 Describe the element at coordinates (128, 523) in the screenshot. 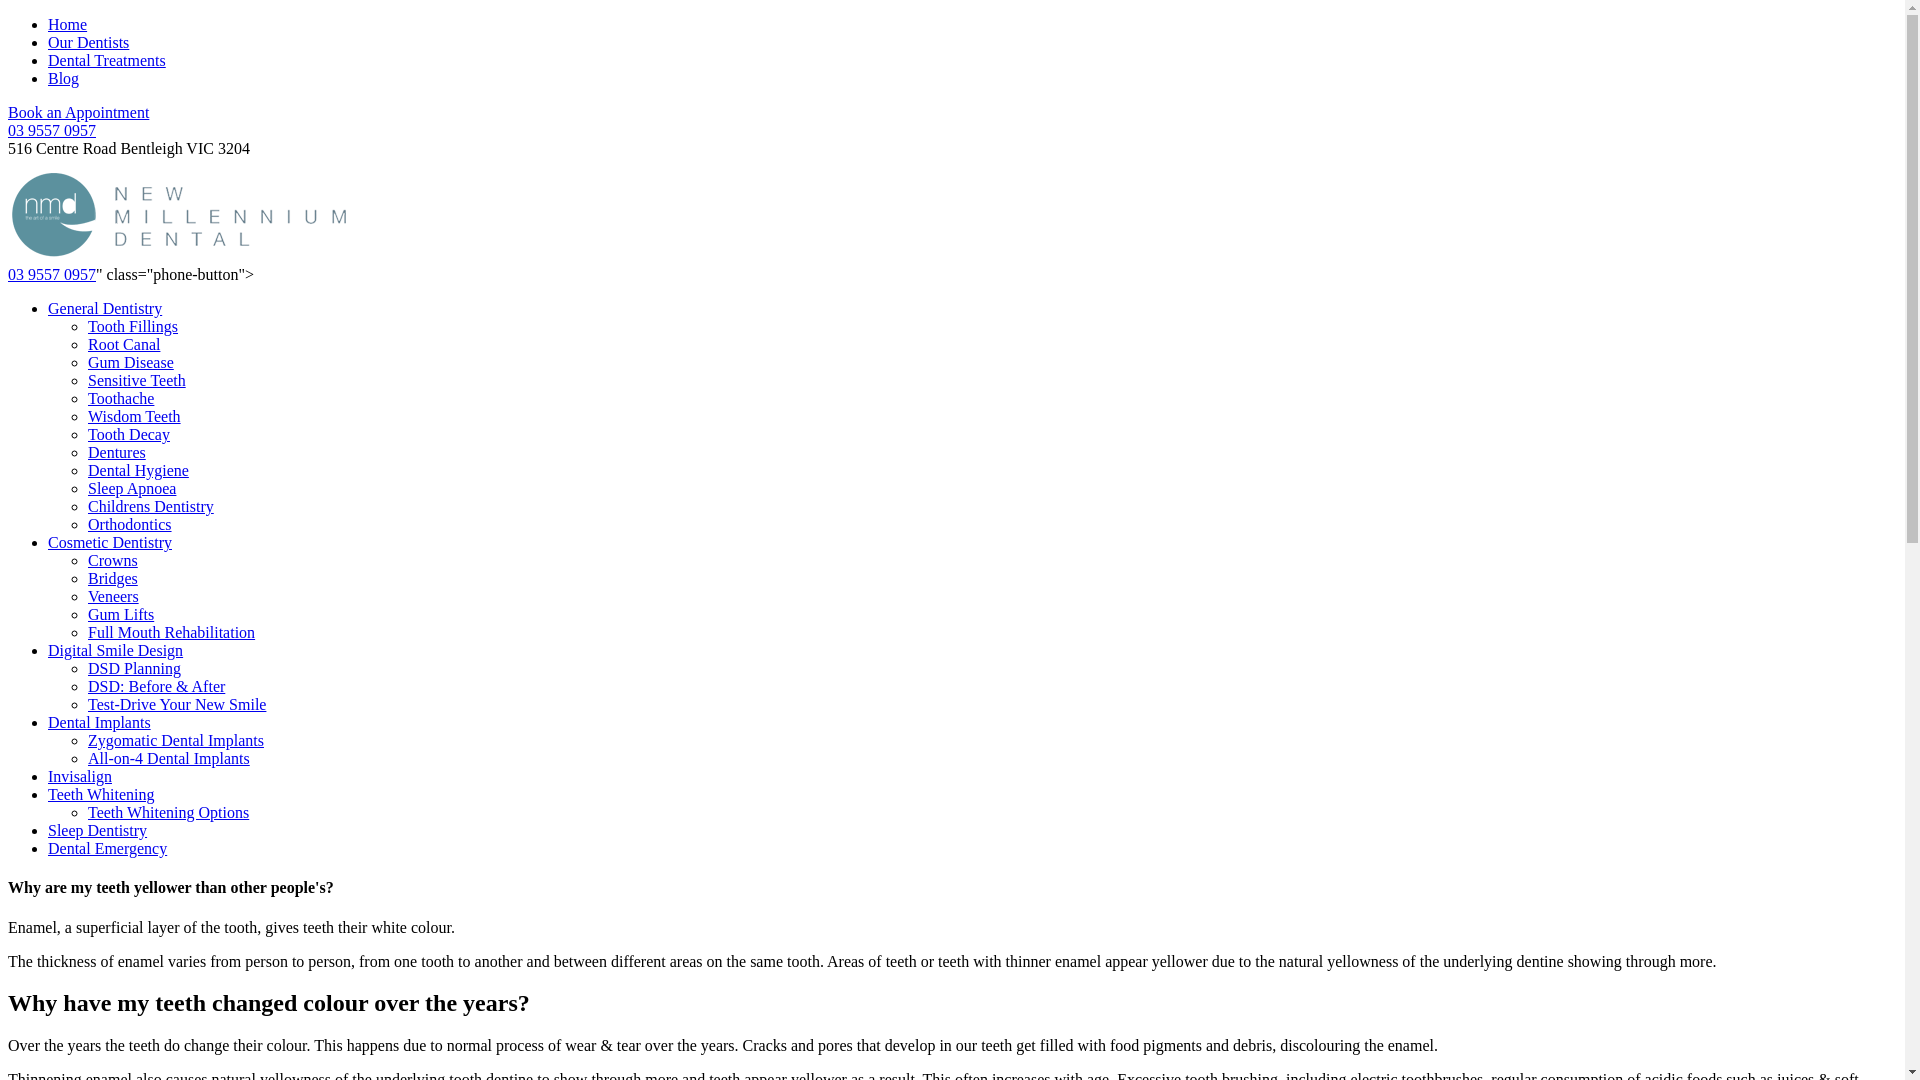

I see `'Orthodontics'` at that location.